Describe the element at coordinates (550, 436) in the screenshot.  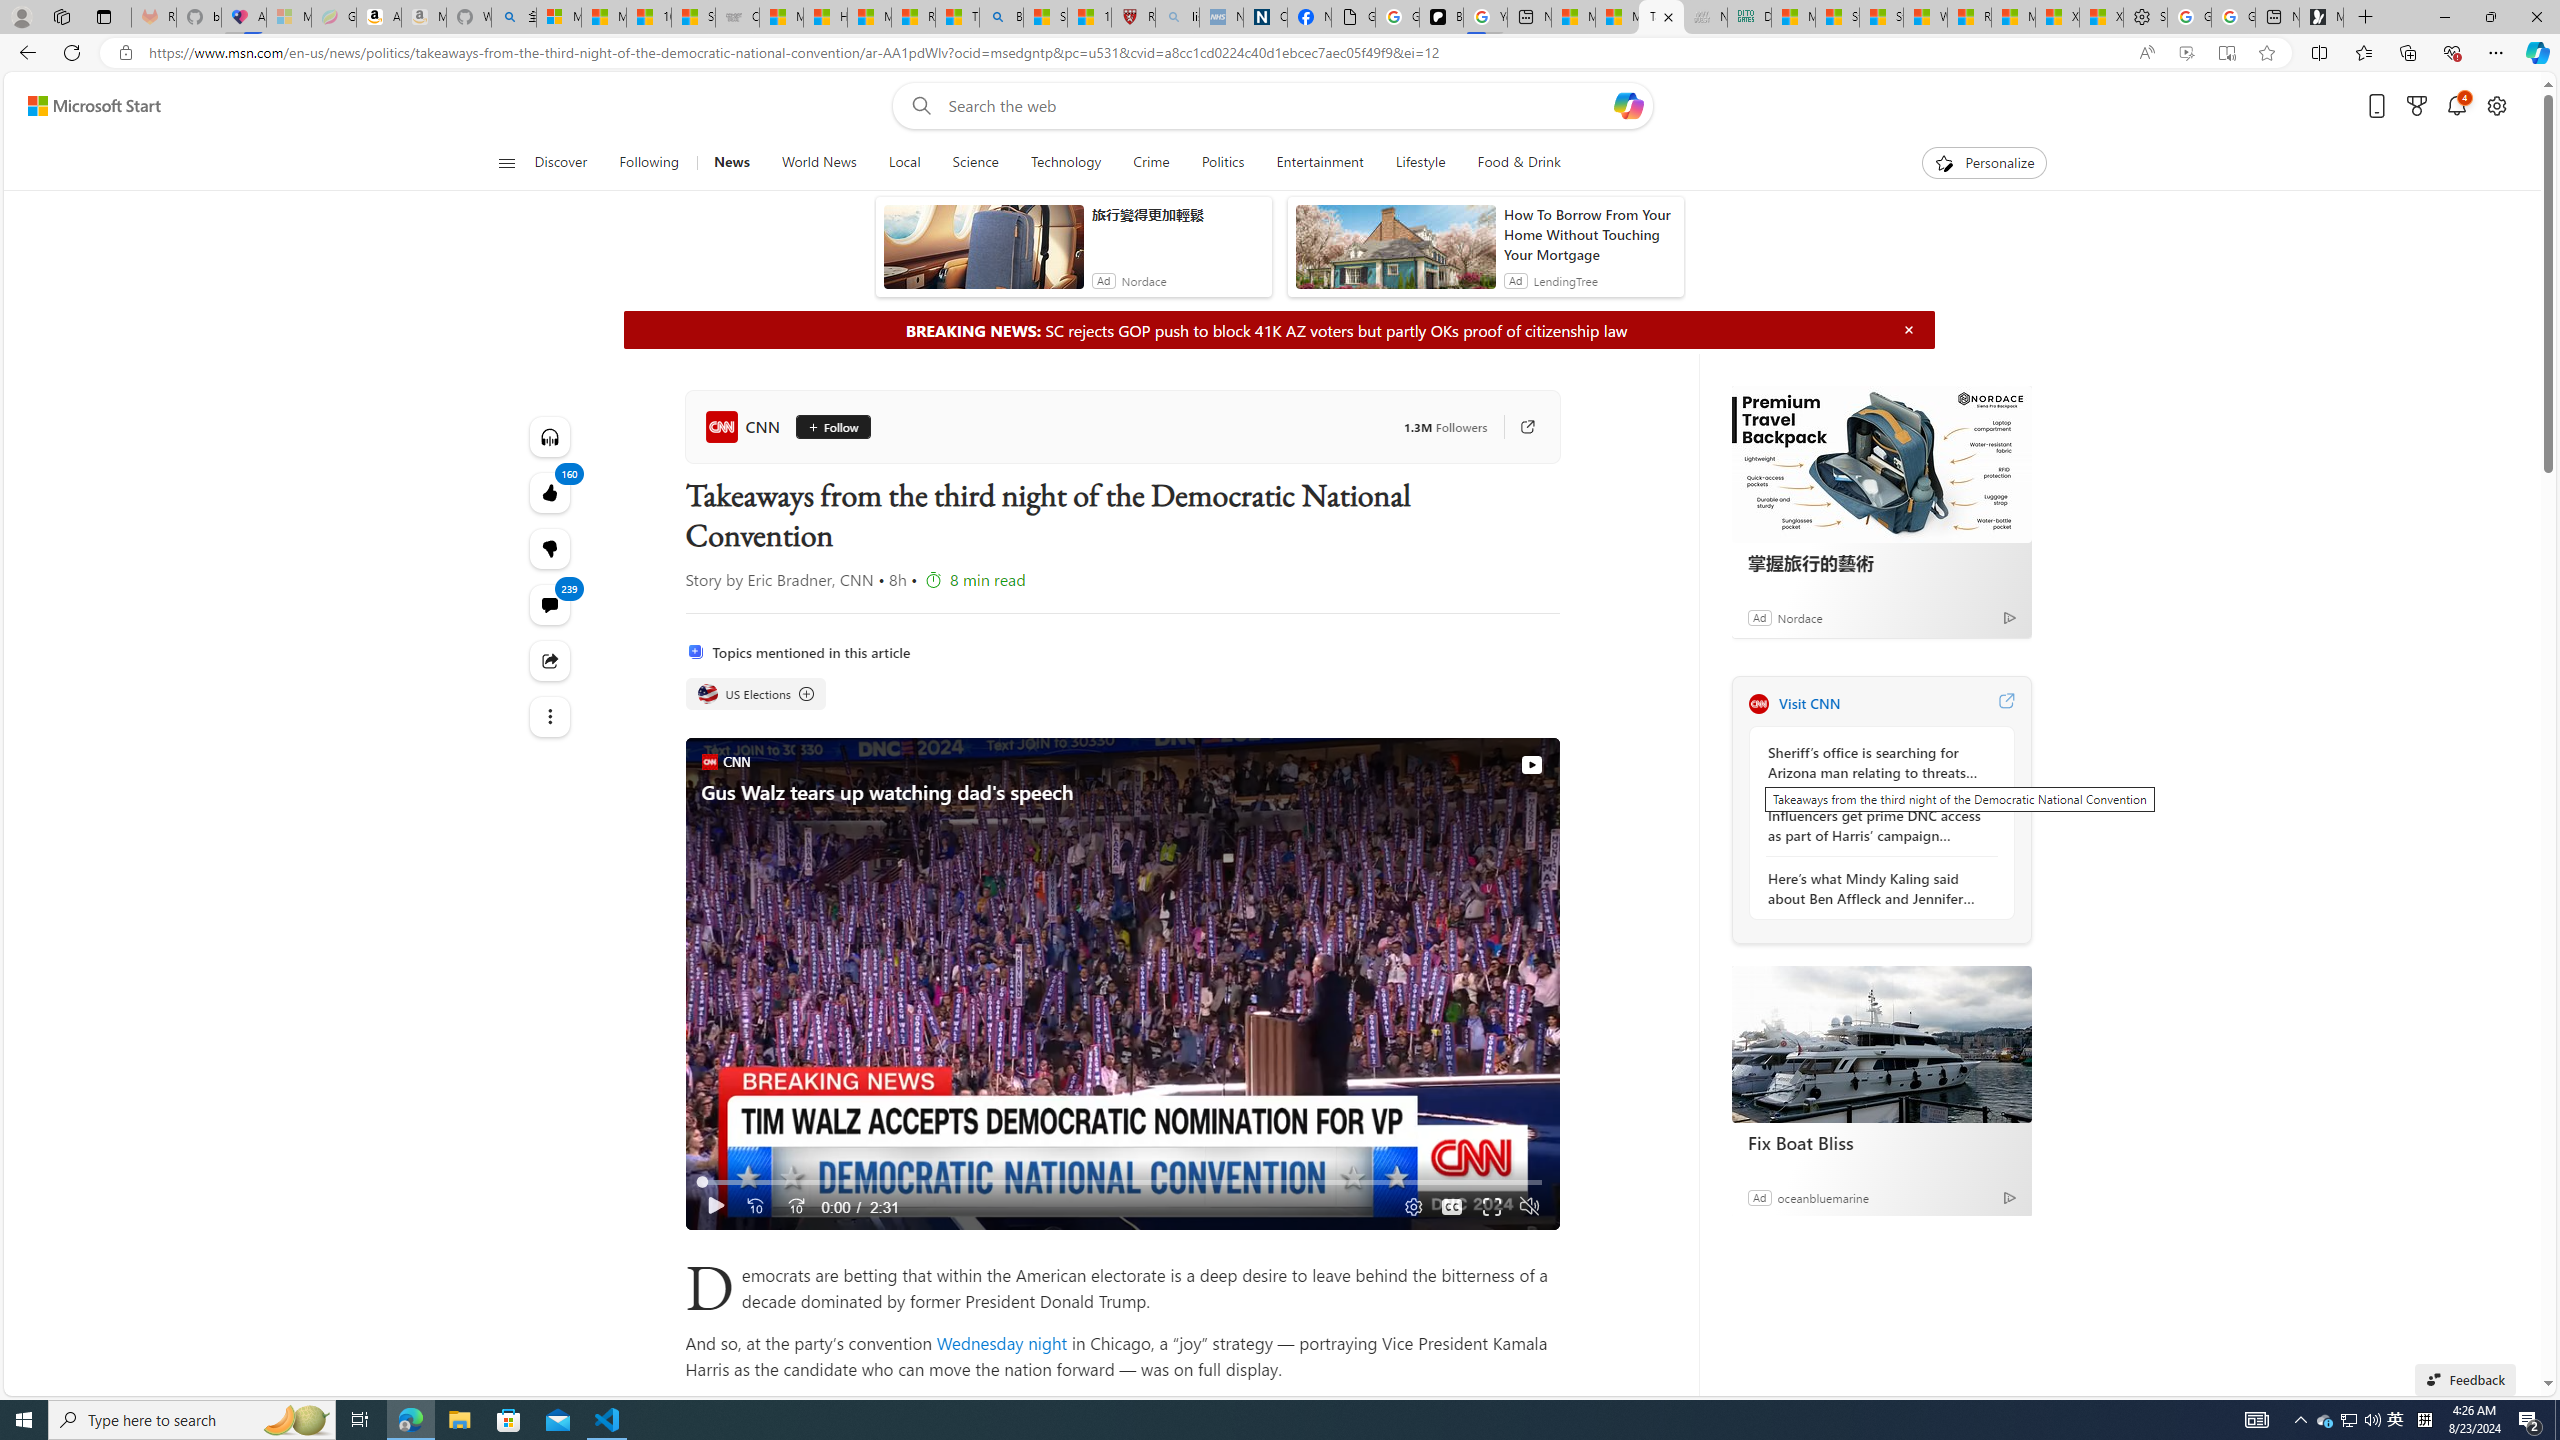
I see `'Listen to this article'` at that location.